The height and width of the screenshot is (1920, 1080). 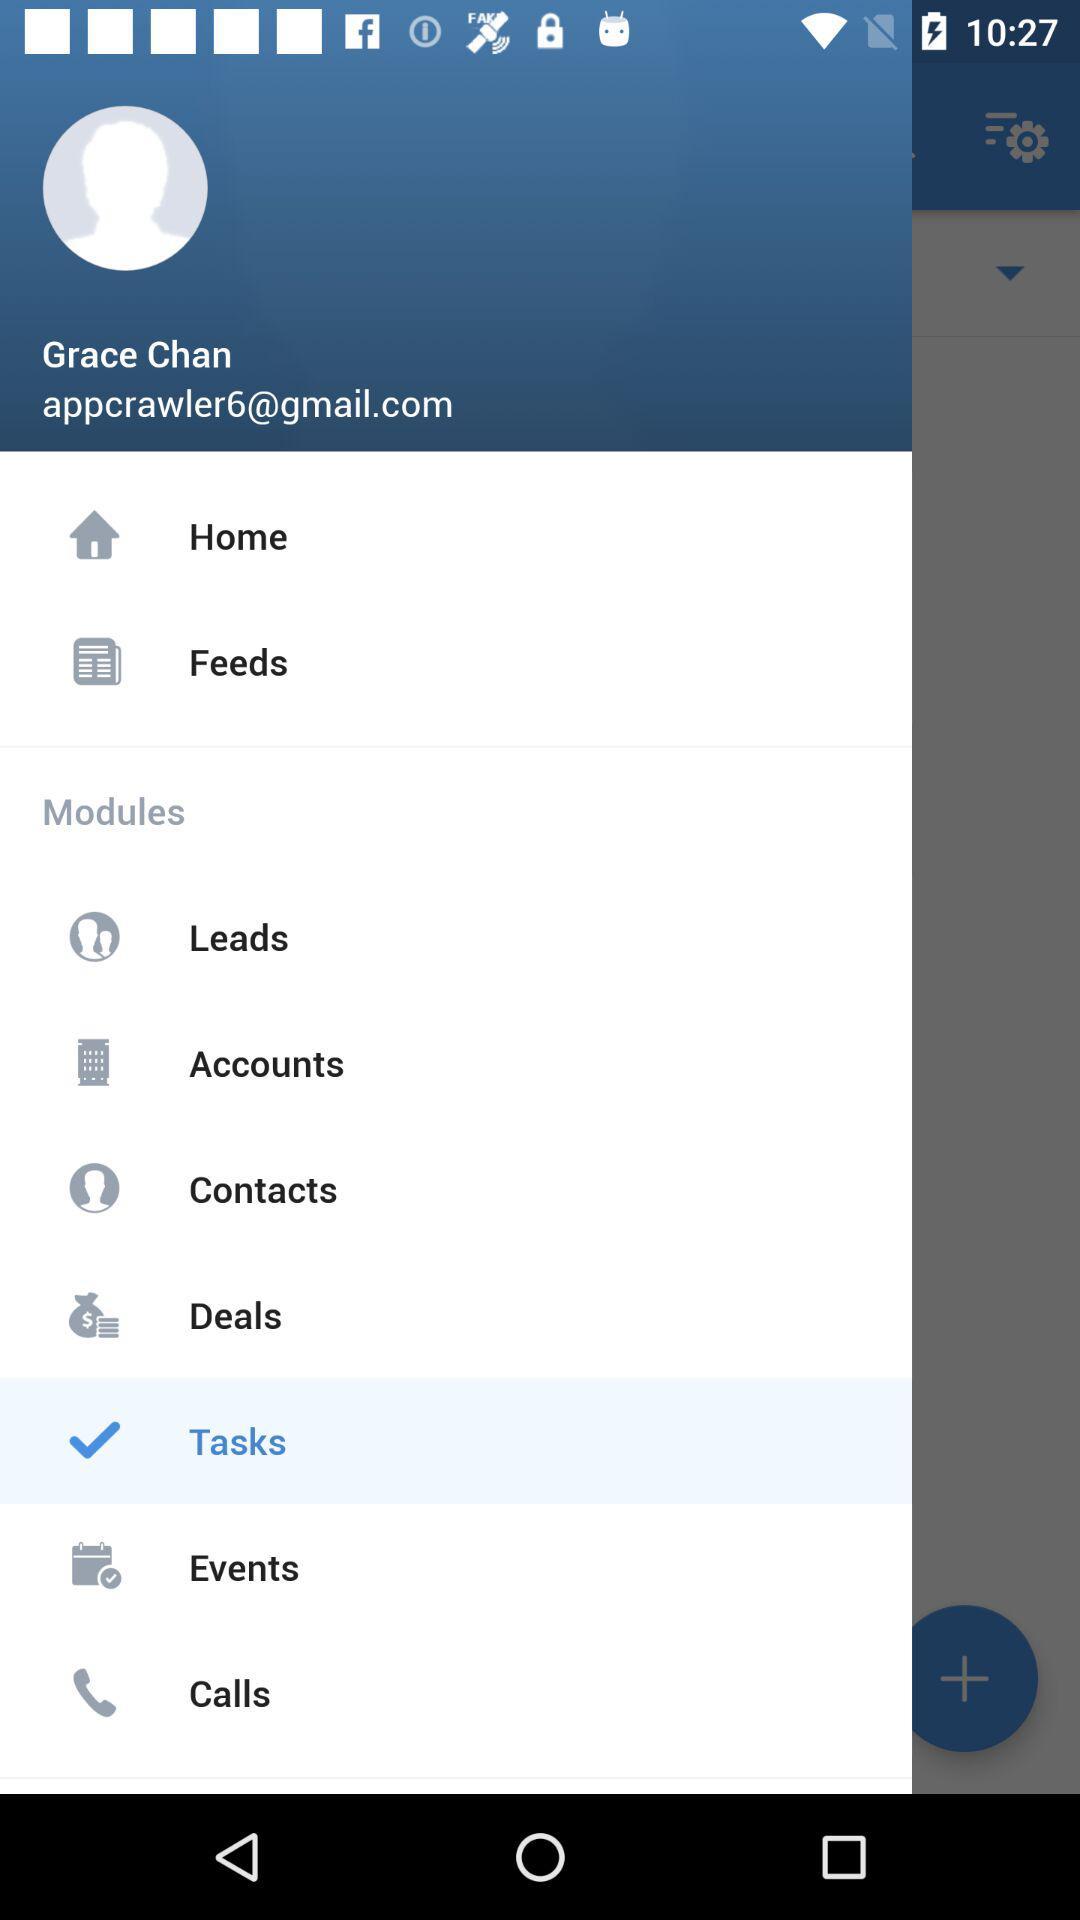 What do you see at coordinates (963, 1678) in the screenshot?
I see `the add icon` at bounding box center [963, 1678].